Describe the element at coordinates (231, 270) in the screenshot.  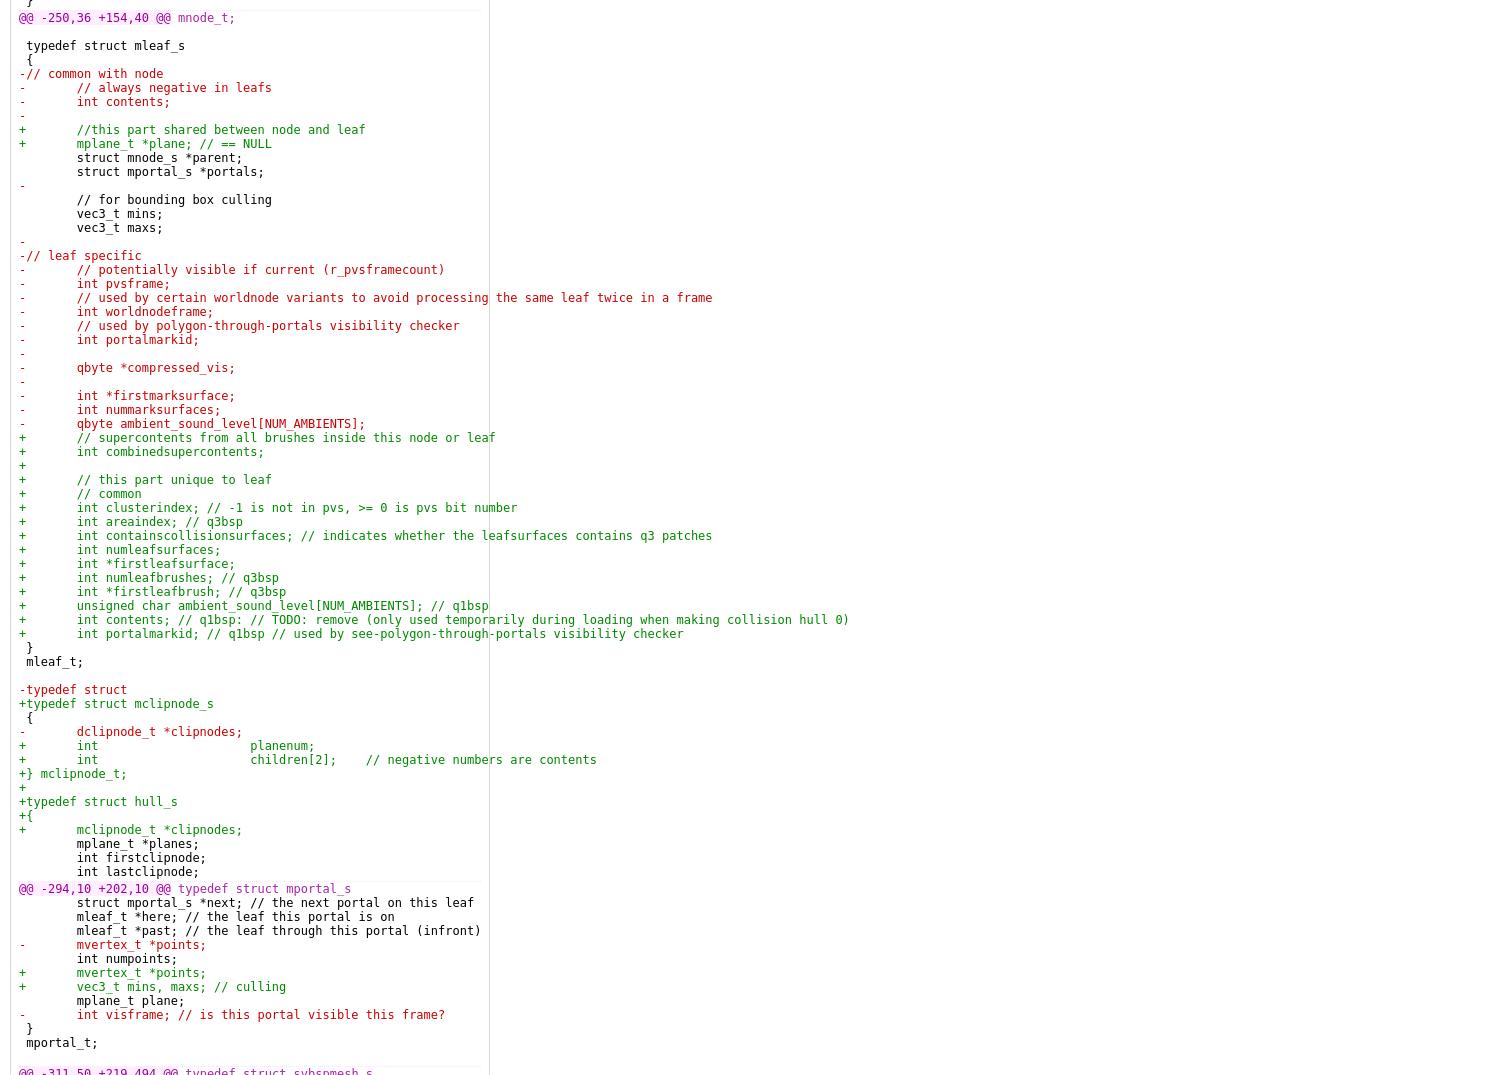
I see `'-       // potentially visible if current (r_pvsframecount)'` at that location.